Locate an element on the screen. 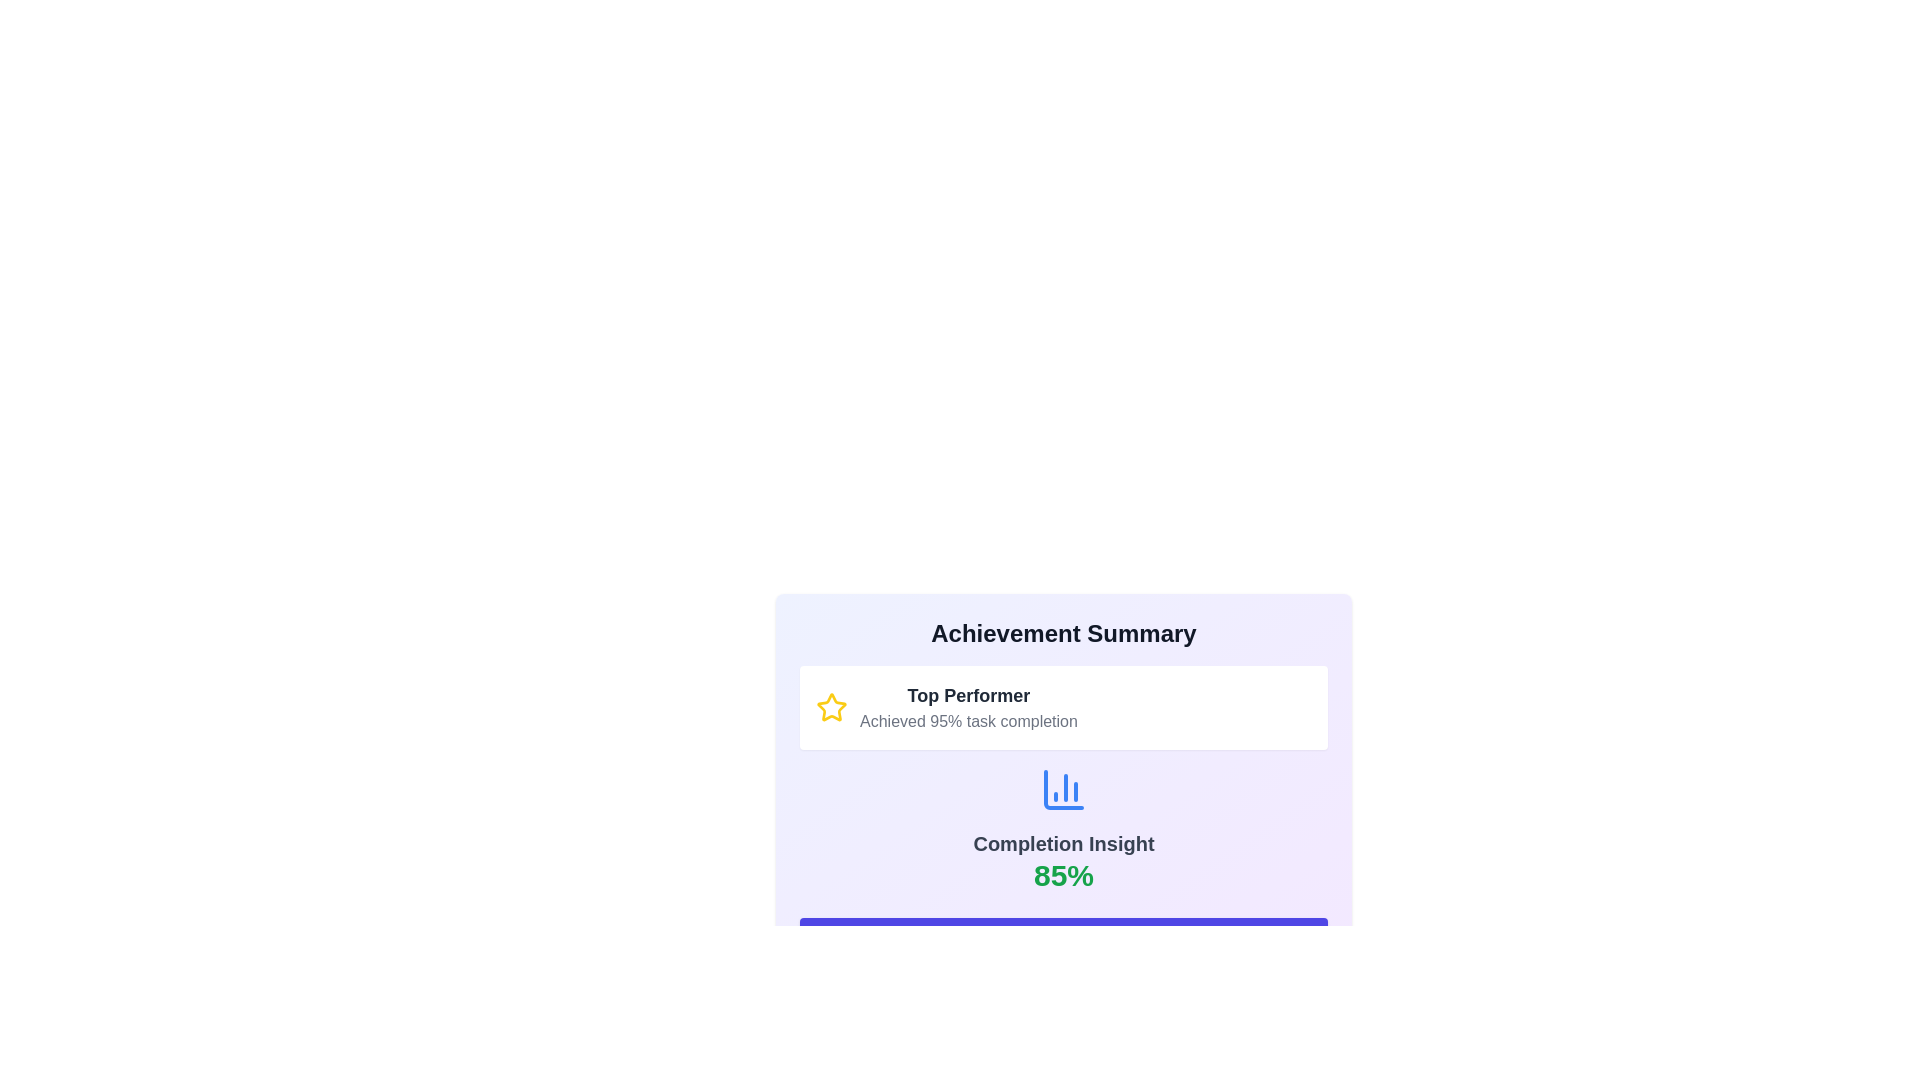 The width and height of the screenshot is (1920, 1080). the graphical icon representing performance insights, located centrally below the 'Top Performer' section and above the 'Completion Insight' text is located at coordinates (1063, 789).